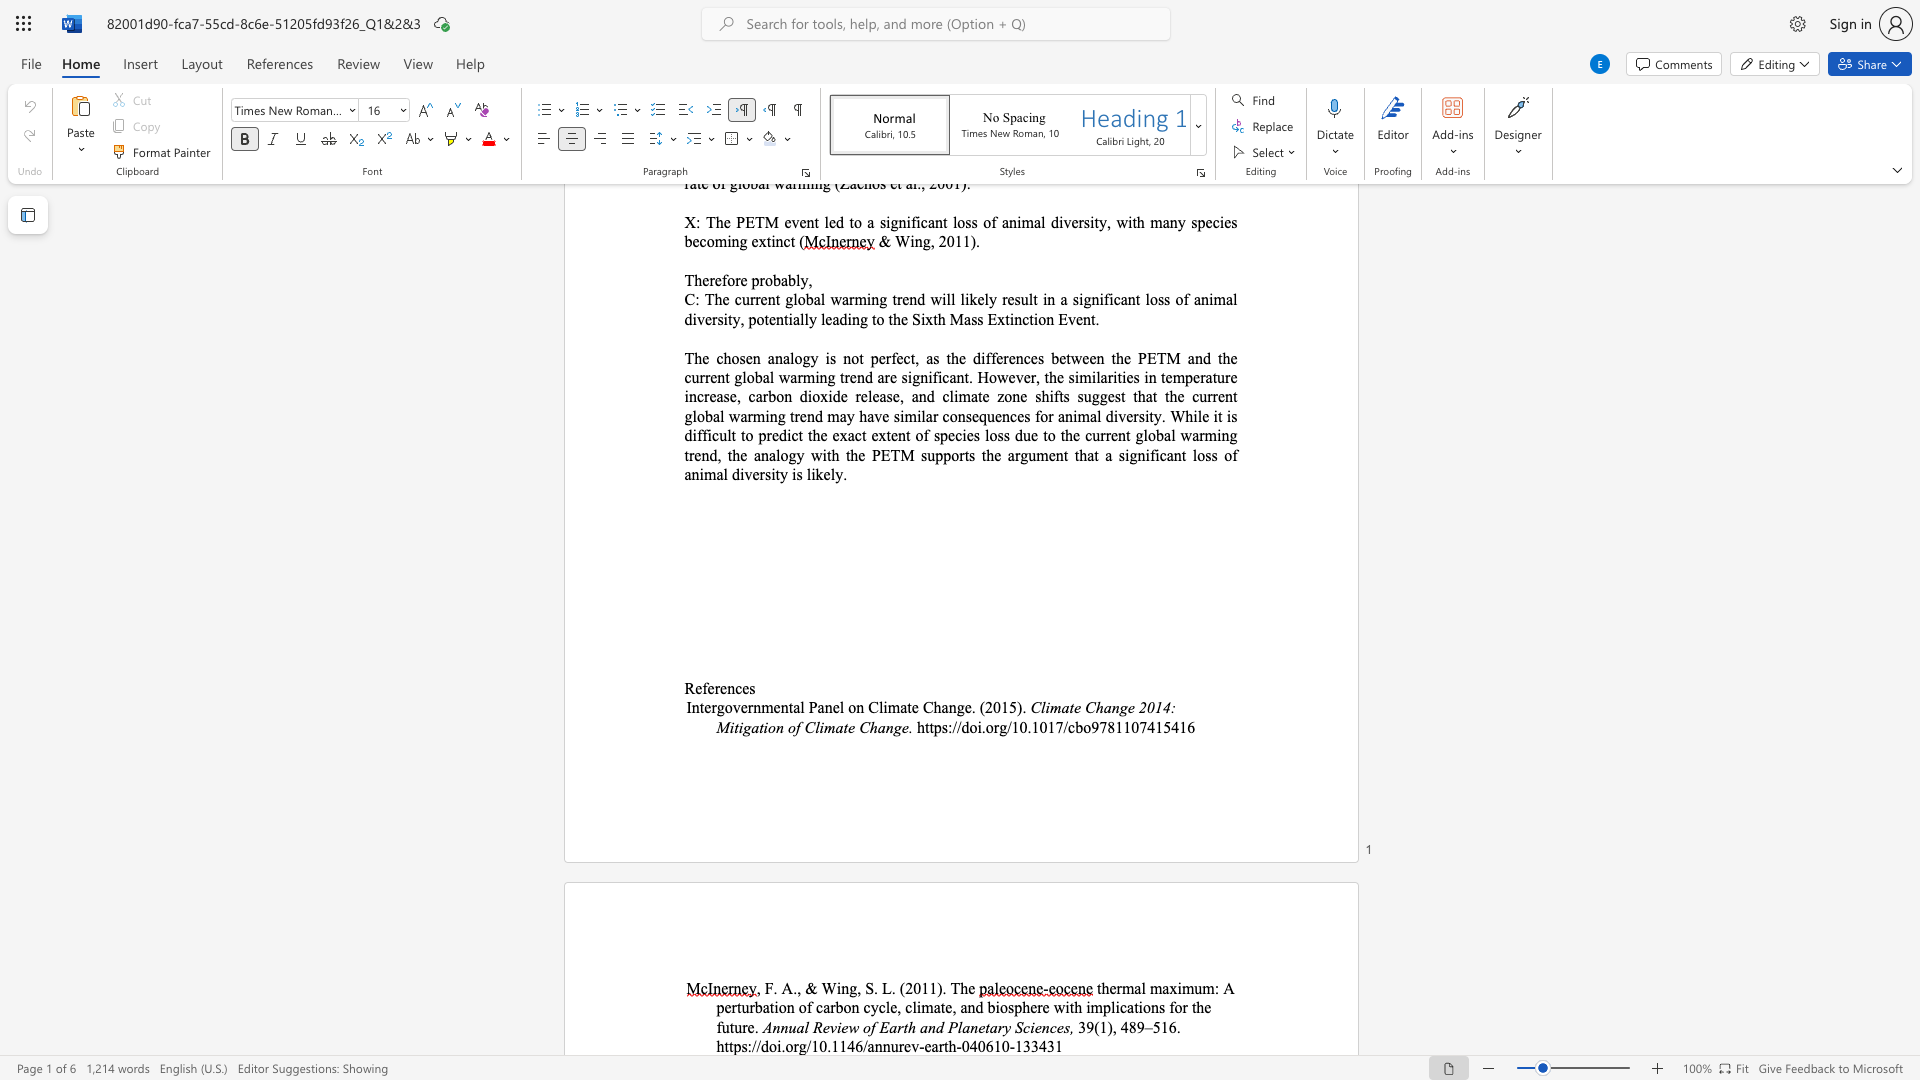 The image size is (1920, 1080). Describe the element at coordinates (1031, 1045) in the screenshot. I see `the subset text "34" within the text "39(1), 489–516. https://doi.org/10.1146/annurev-earth-040610-133431"` at that location.